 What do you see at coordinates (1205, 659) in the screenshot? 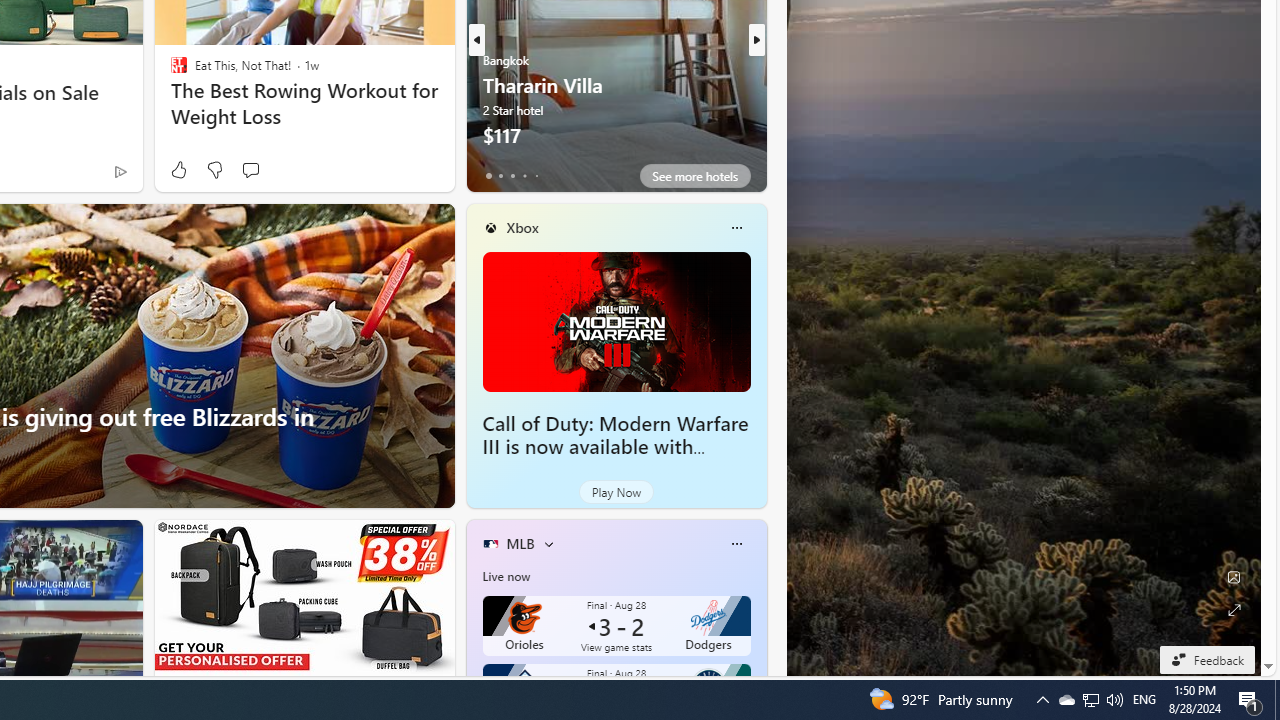
I see `'Feedback'` at bounding box center [1205, 659].